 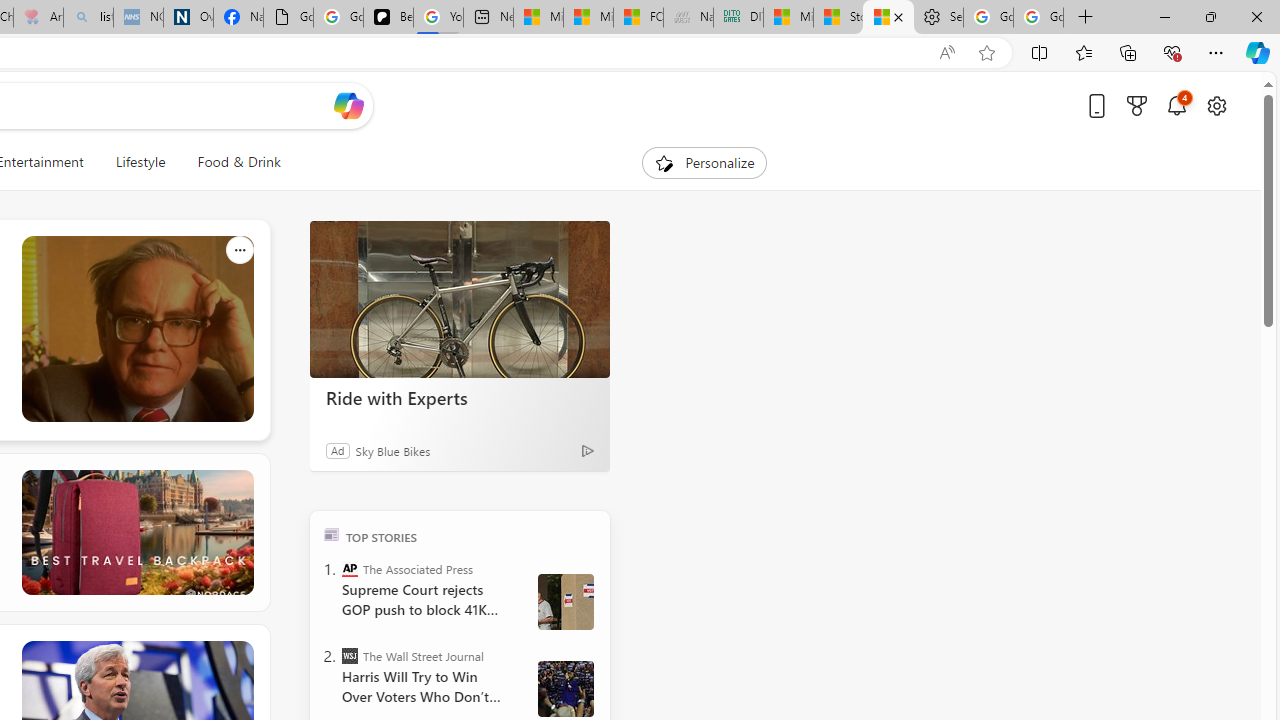 I want to click on 'Arthritis: Ask Health Professionals - Sleeping', so click(x=38, y=17).